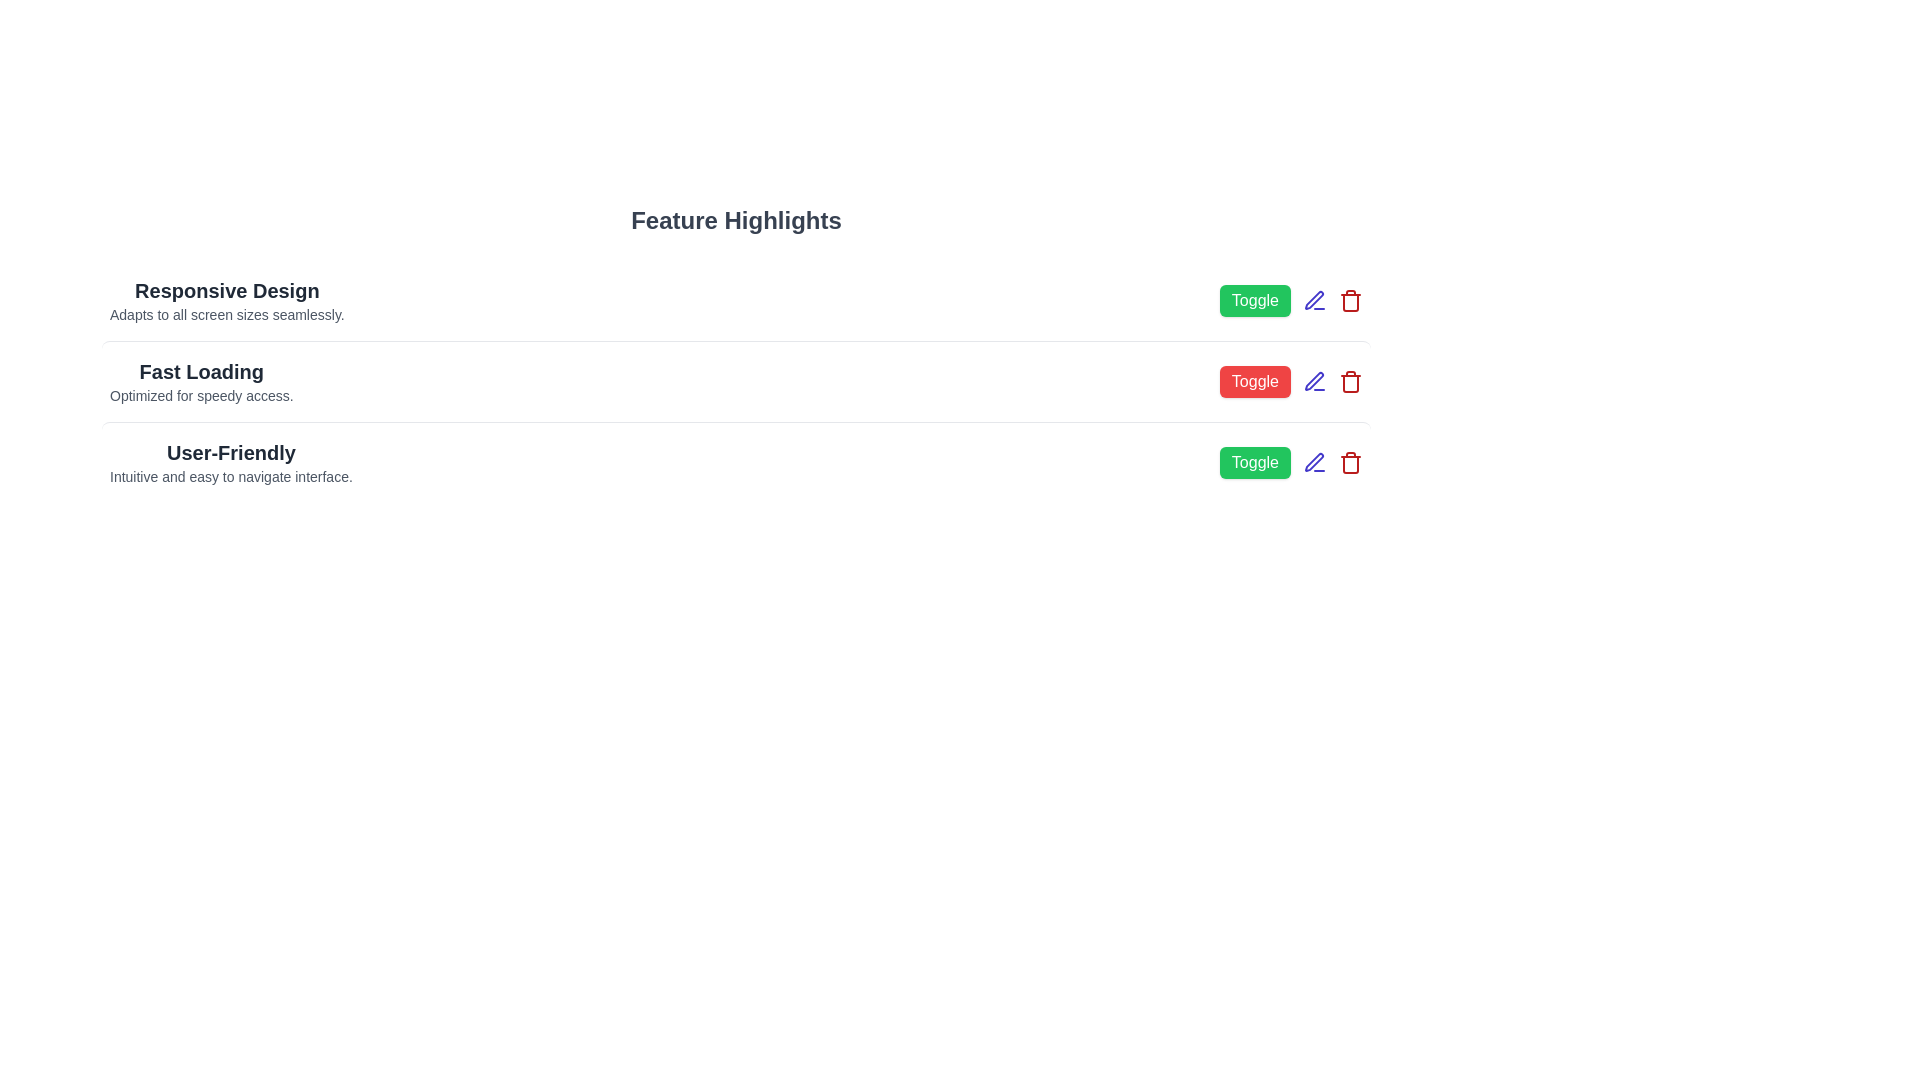 This screenshot has width=1920, height=1080. What do you see at coordinates (1350, 462) in the screenshot?
I see `the delete button for the feature 'User-Friendly'` at bounding box center [1350, 462].